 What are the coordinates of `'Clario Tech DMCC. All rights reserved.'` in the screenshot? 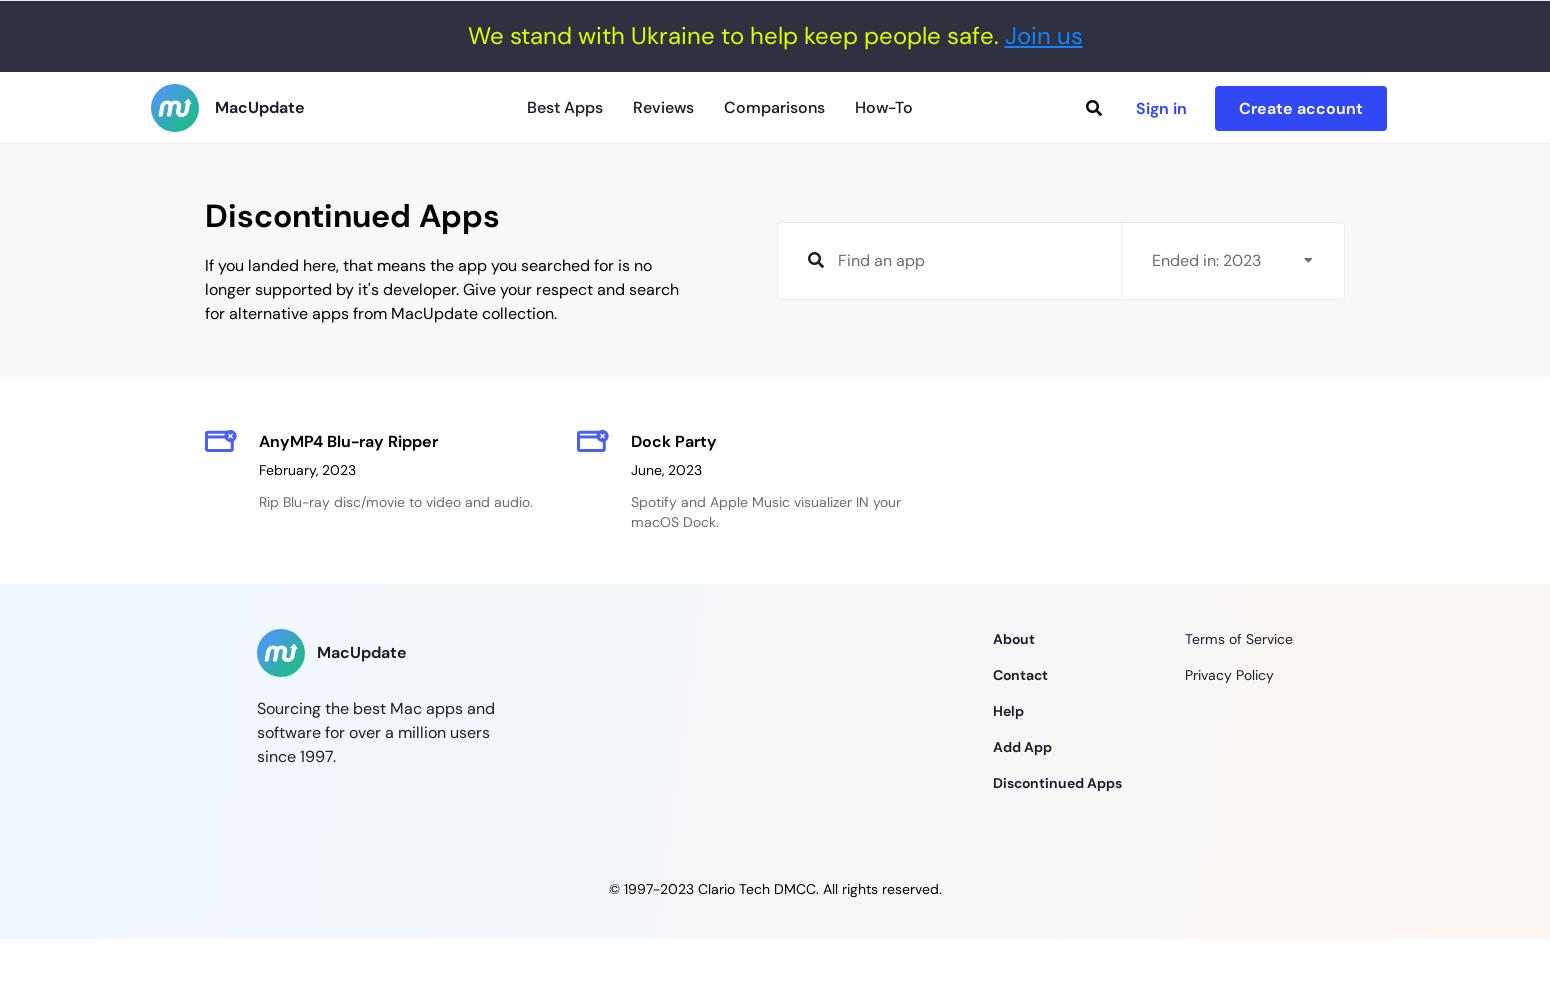 It's located at (816, 889).